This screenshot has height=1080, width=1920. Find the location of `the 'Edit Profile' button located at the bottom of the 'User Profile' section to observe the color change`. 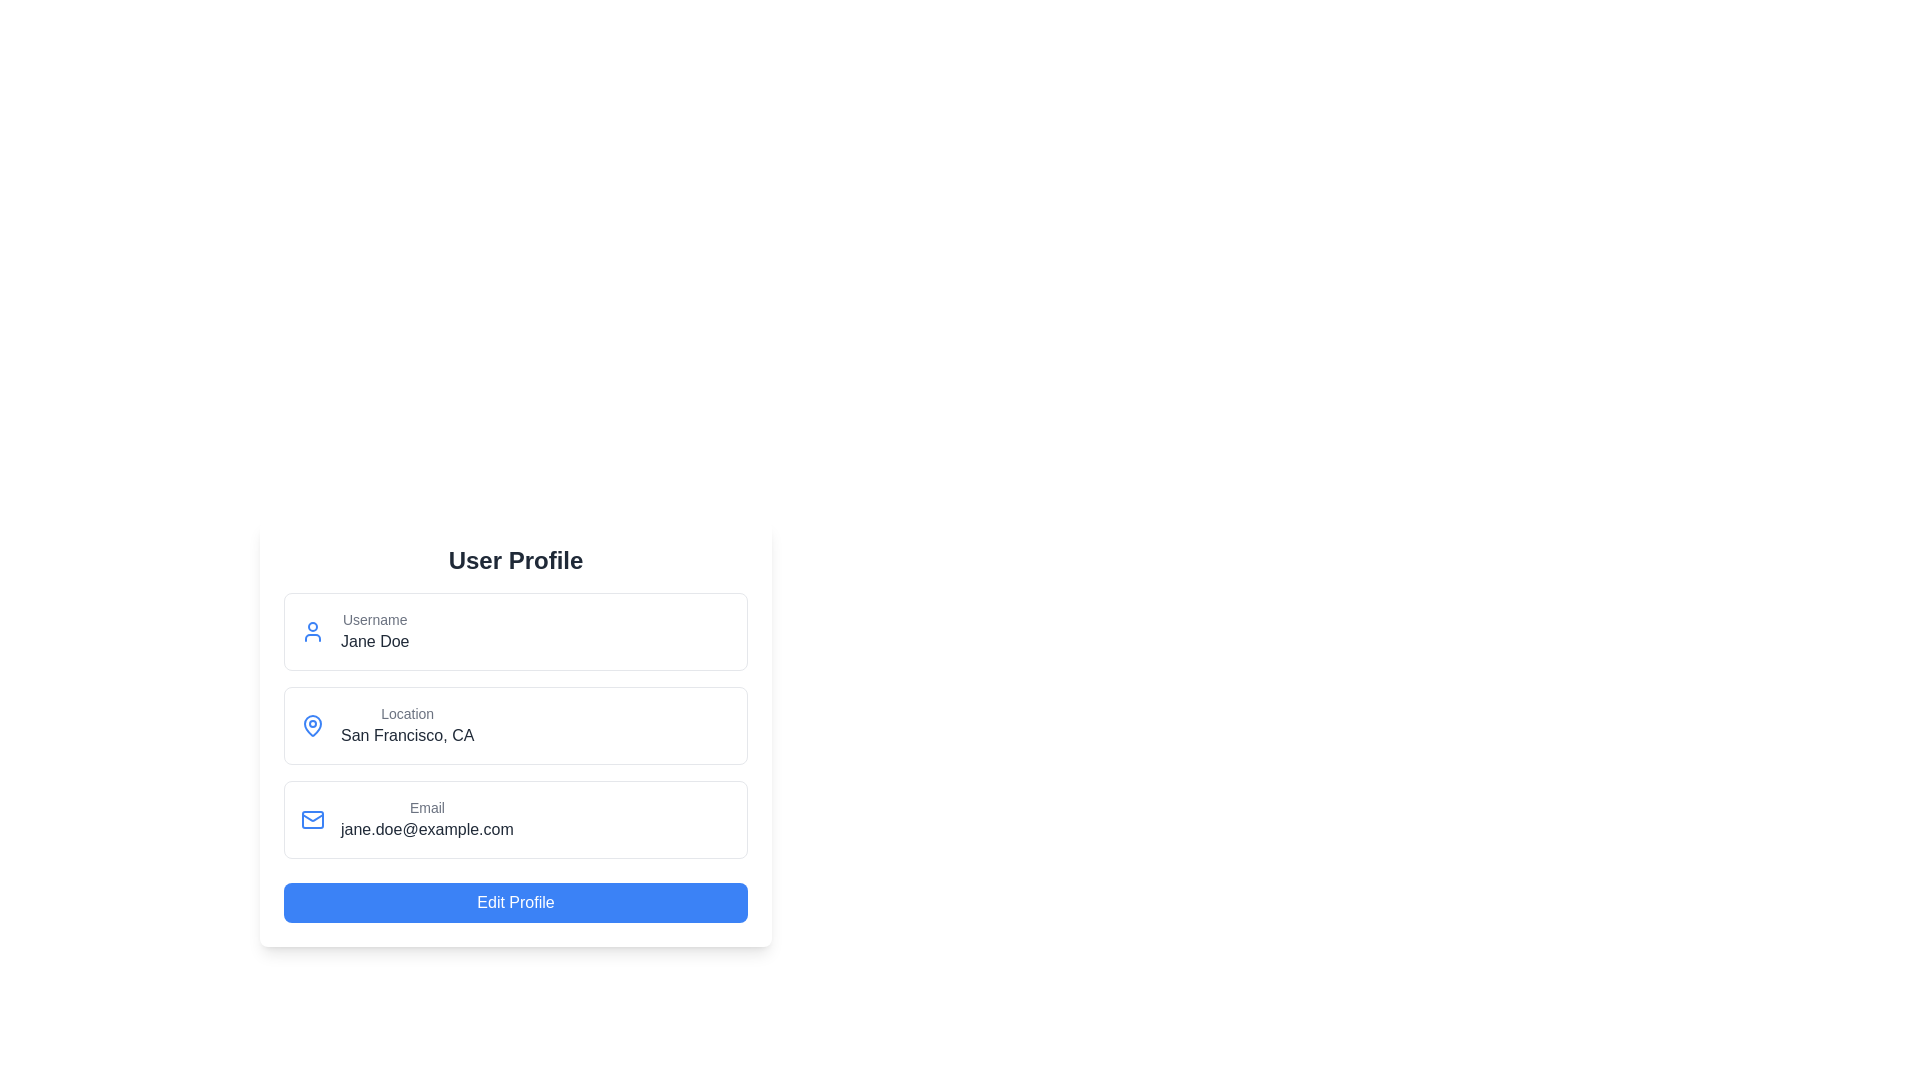

the 'Edit Profile' button located at the bottom of the 'User Profile' section to observe the color change is located at coordinates (515, 902).